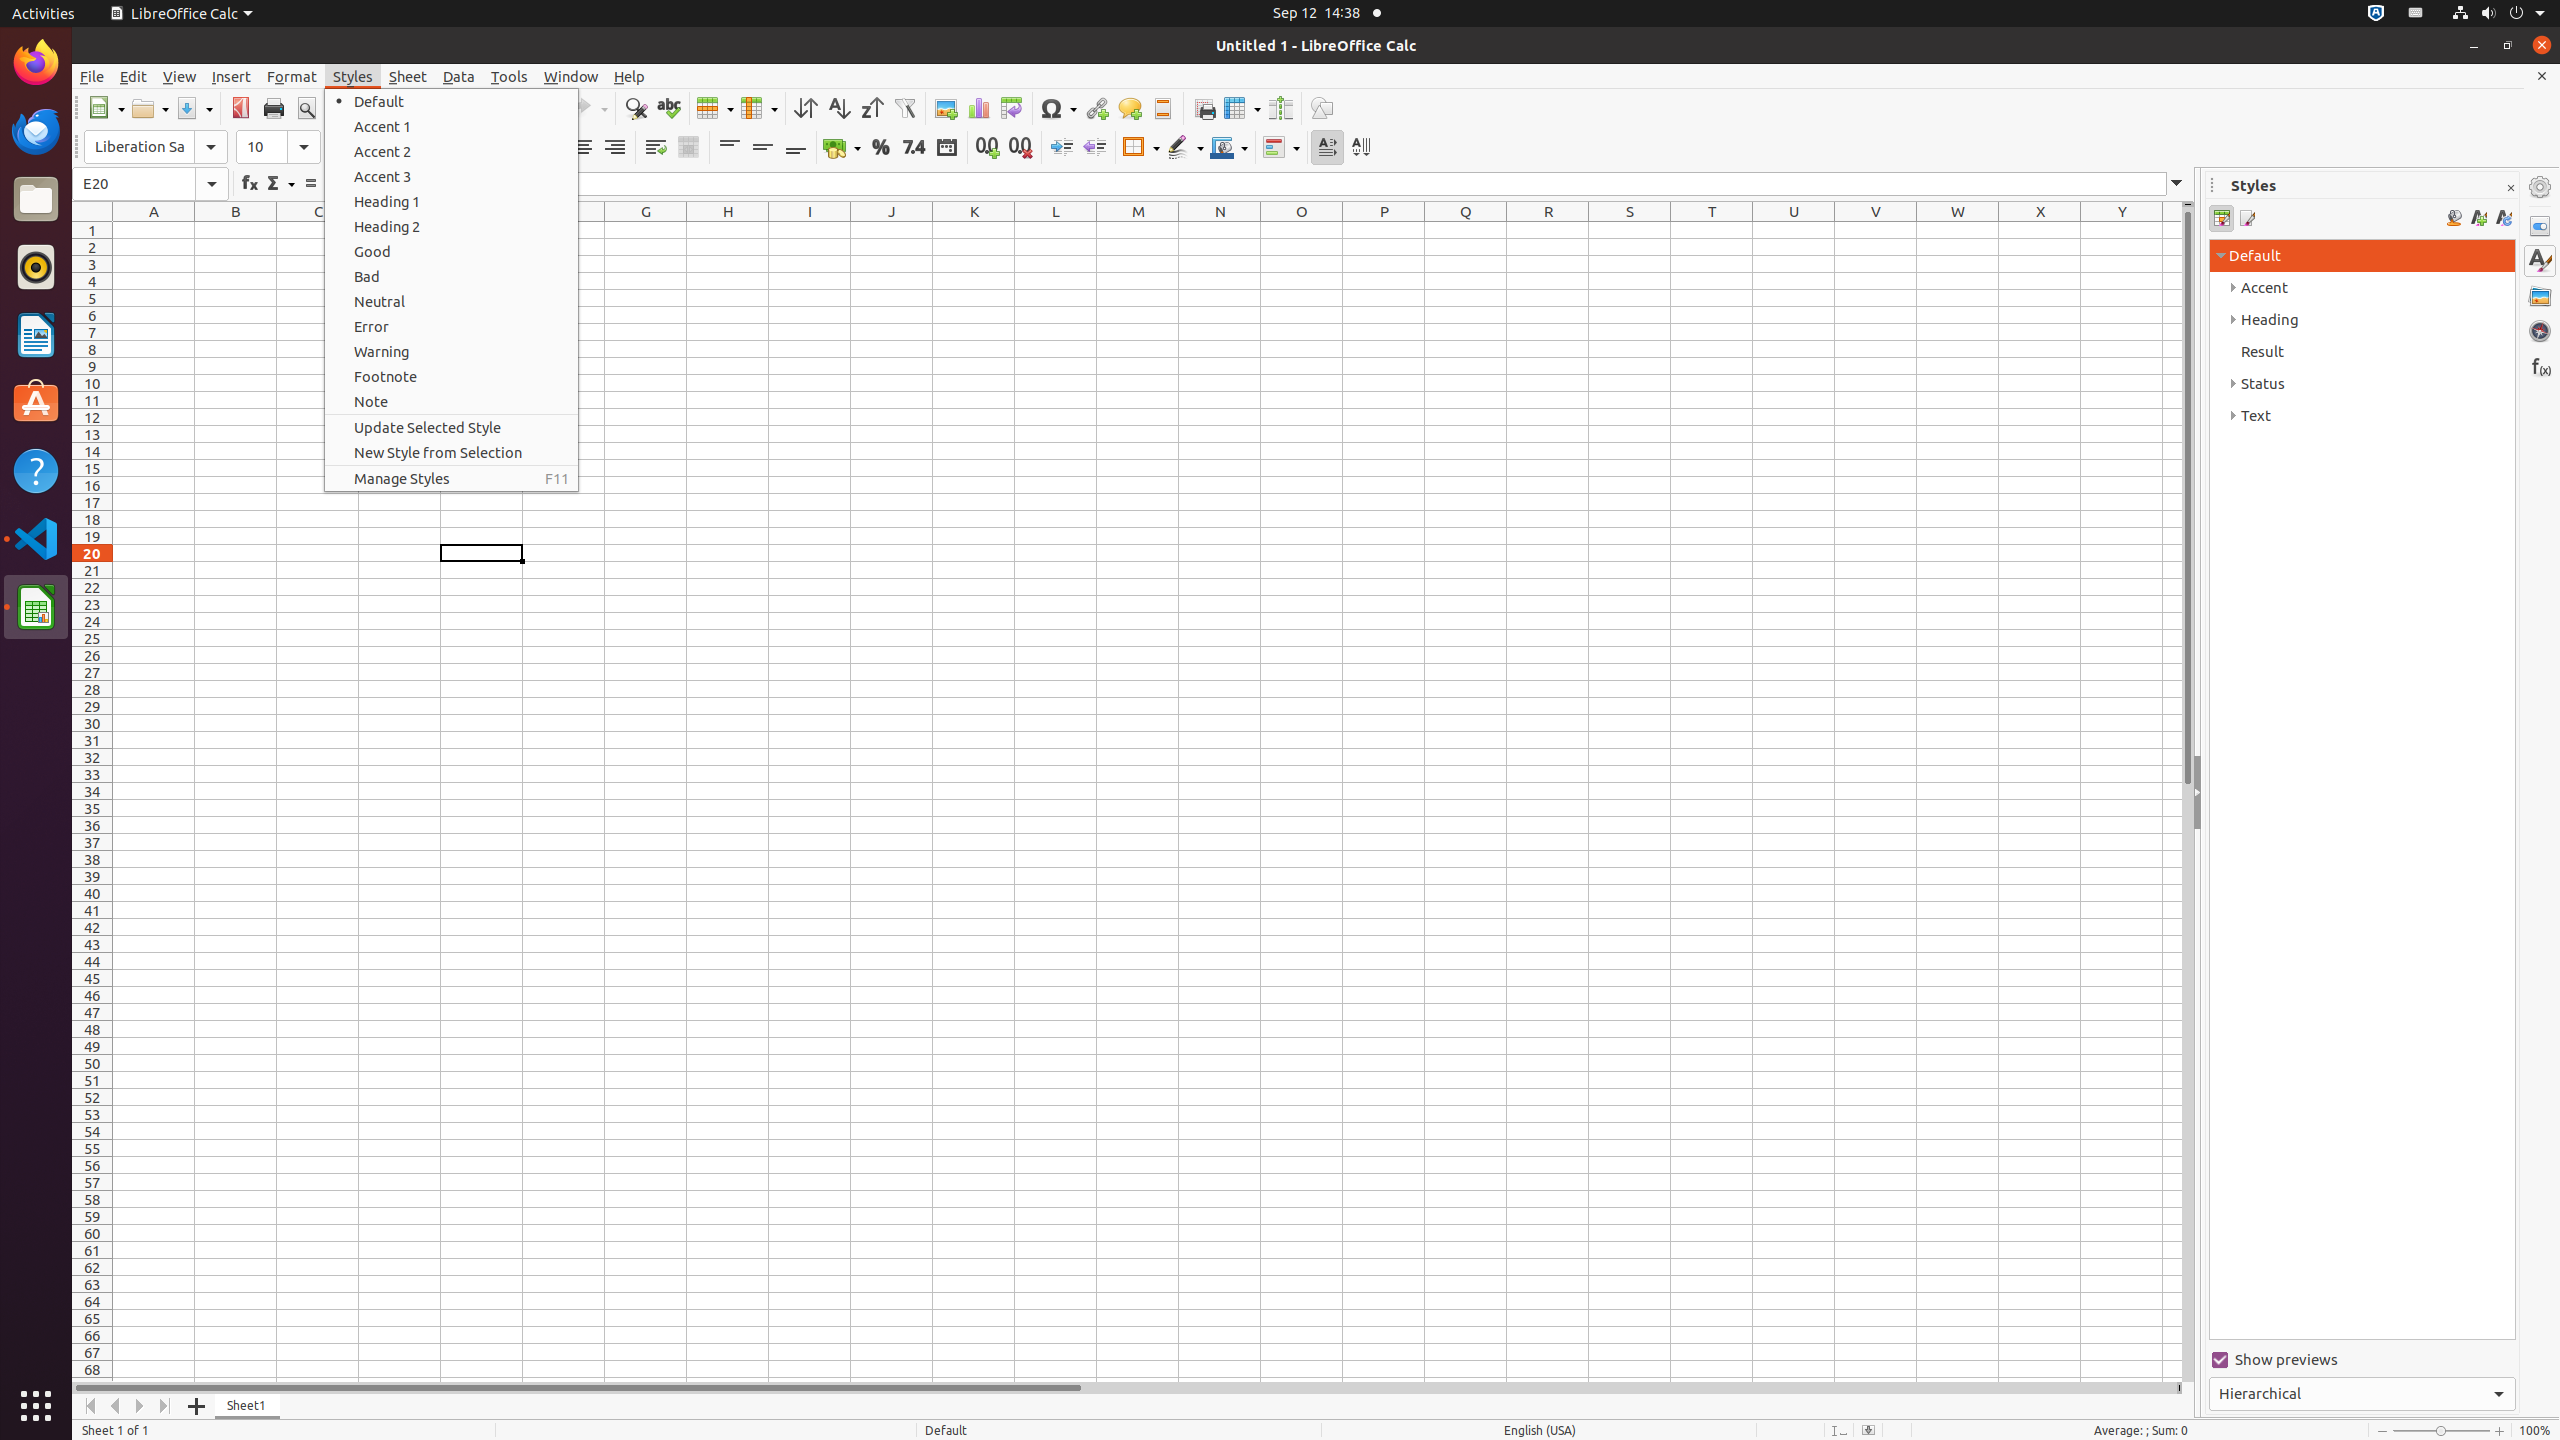 This screenshot has width=2560, height=1440. I want to click on 'Headers and Footers', so click(1161, 107).